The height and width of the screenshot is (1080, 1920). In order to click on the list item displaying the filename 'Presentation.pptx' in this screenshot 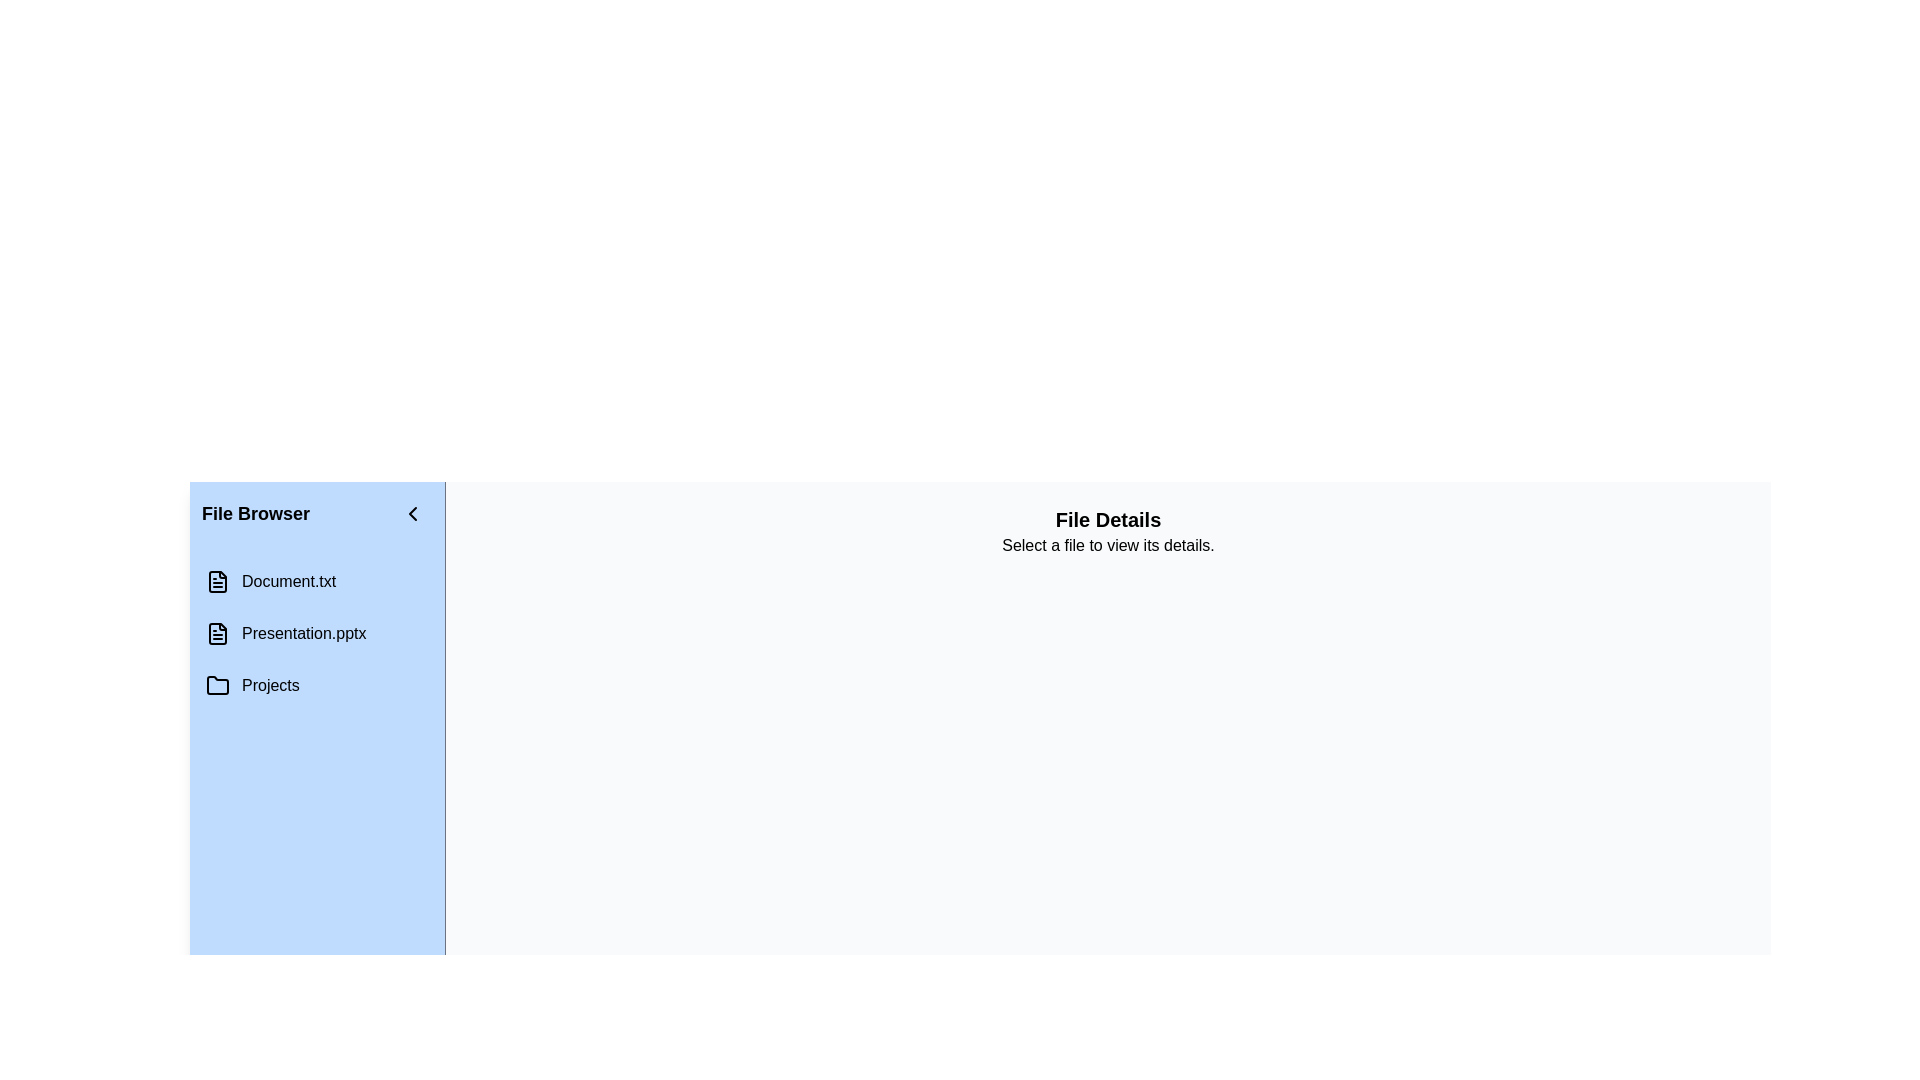, I will do `click(316, 633)`.